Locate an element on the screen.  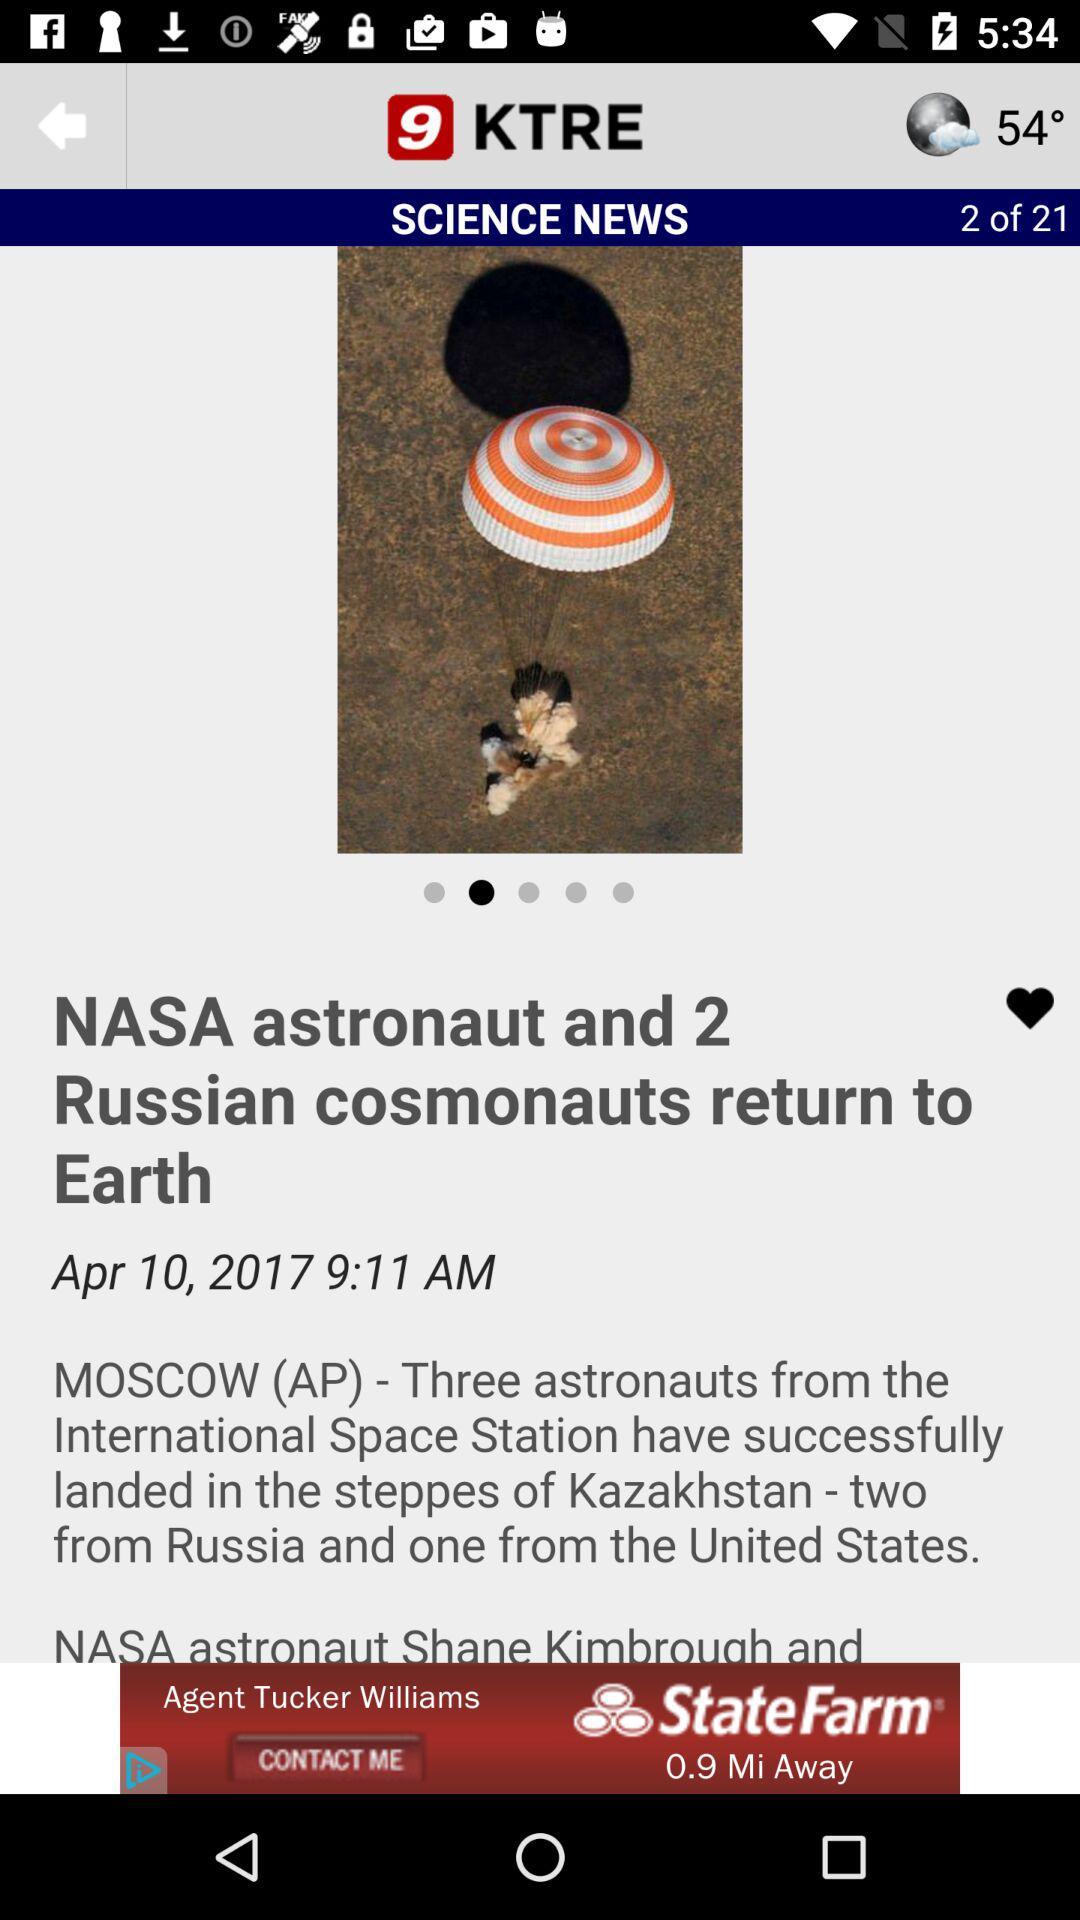
like button is located at coordinates (1017, 1008).